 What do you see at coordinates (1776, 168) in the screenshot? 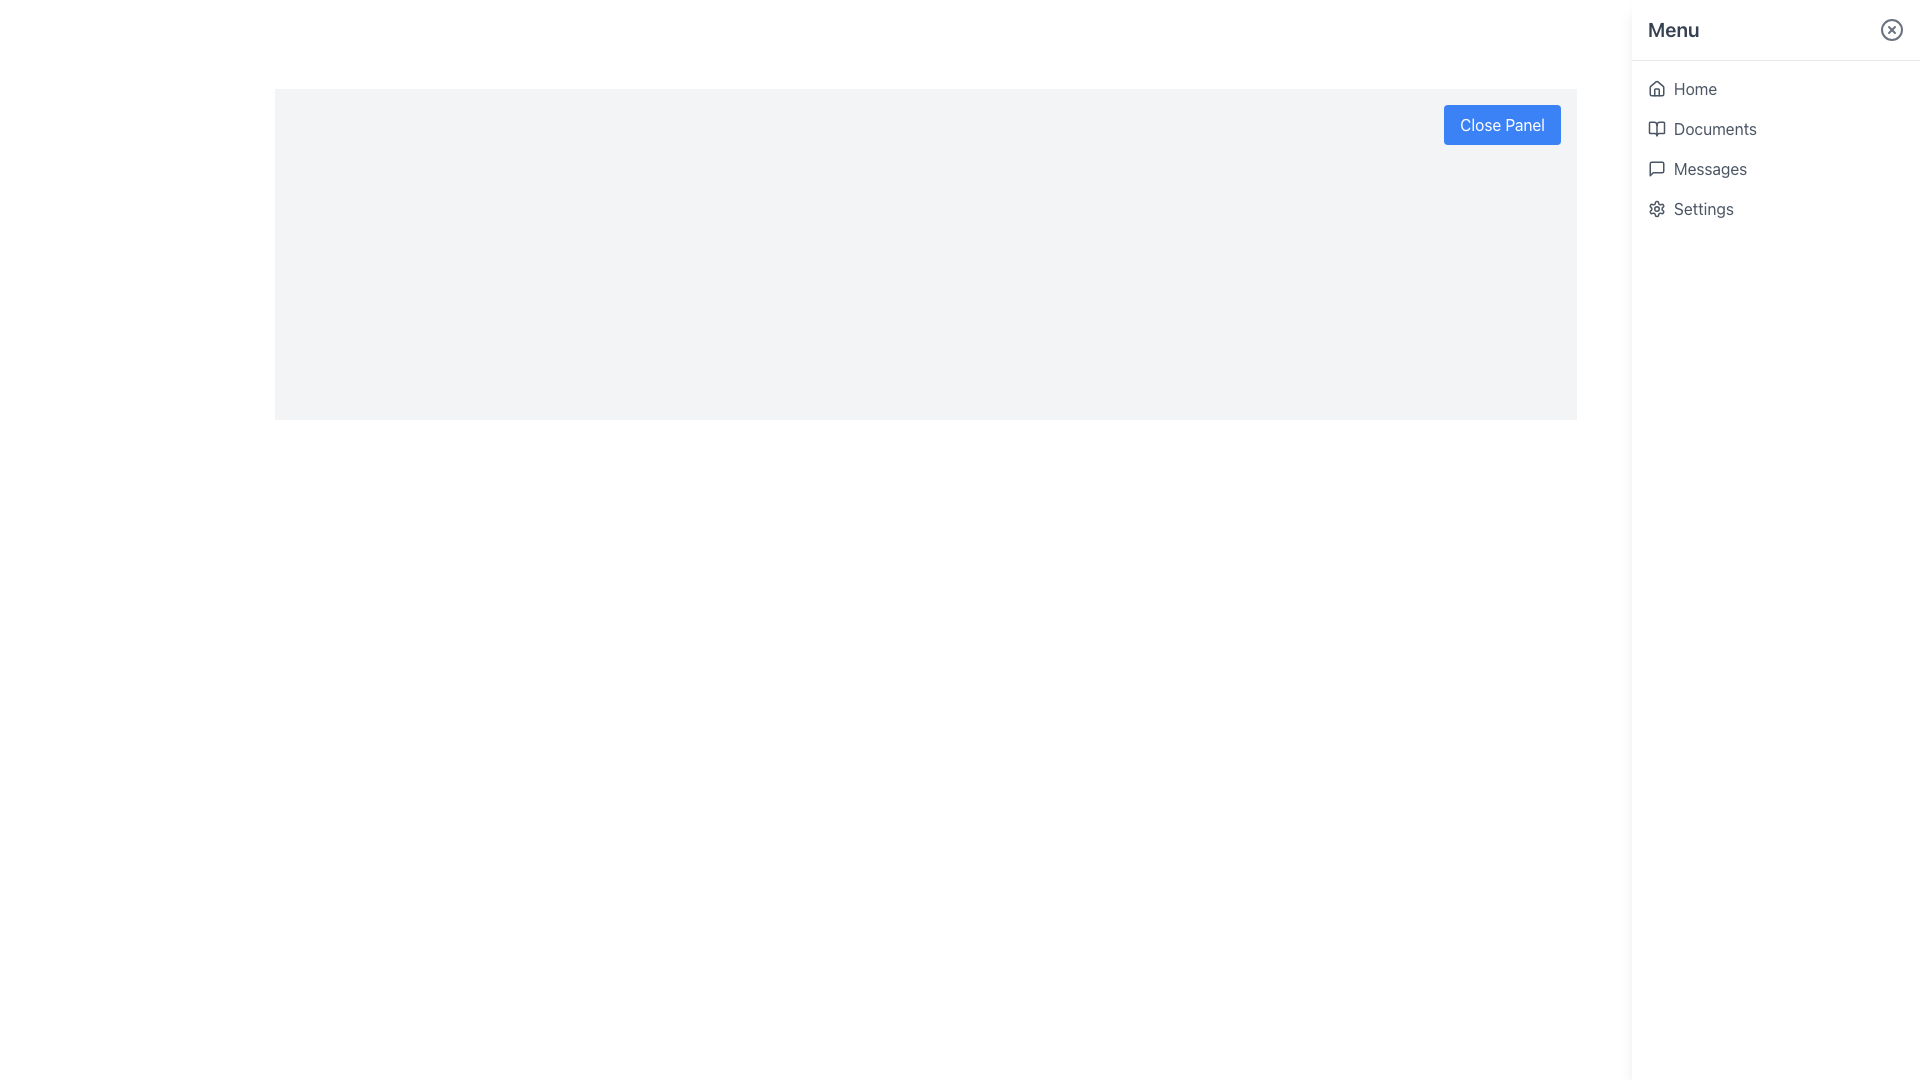
I see `the 'Messages' button in the vertical navigation menu` at bounding box center [1776, 168].